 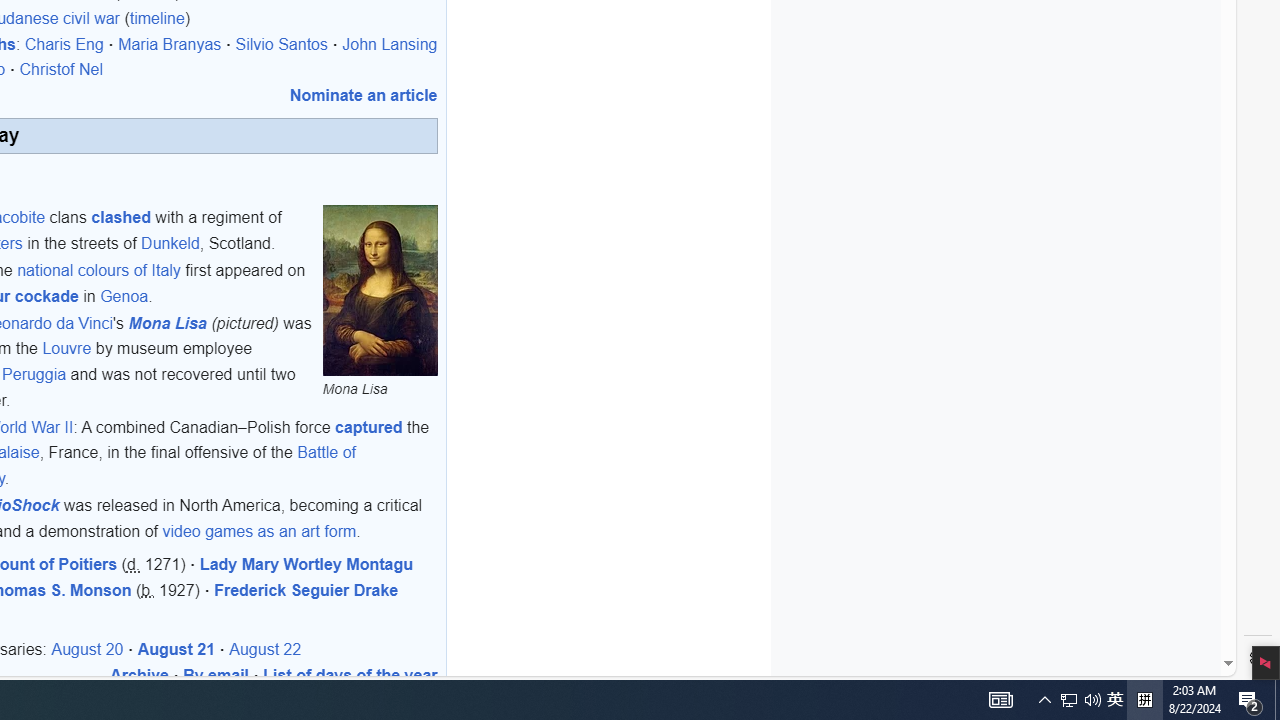 I want to click on 'Dunkeld', so click(x=170, y=242).